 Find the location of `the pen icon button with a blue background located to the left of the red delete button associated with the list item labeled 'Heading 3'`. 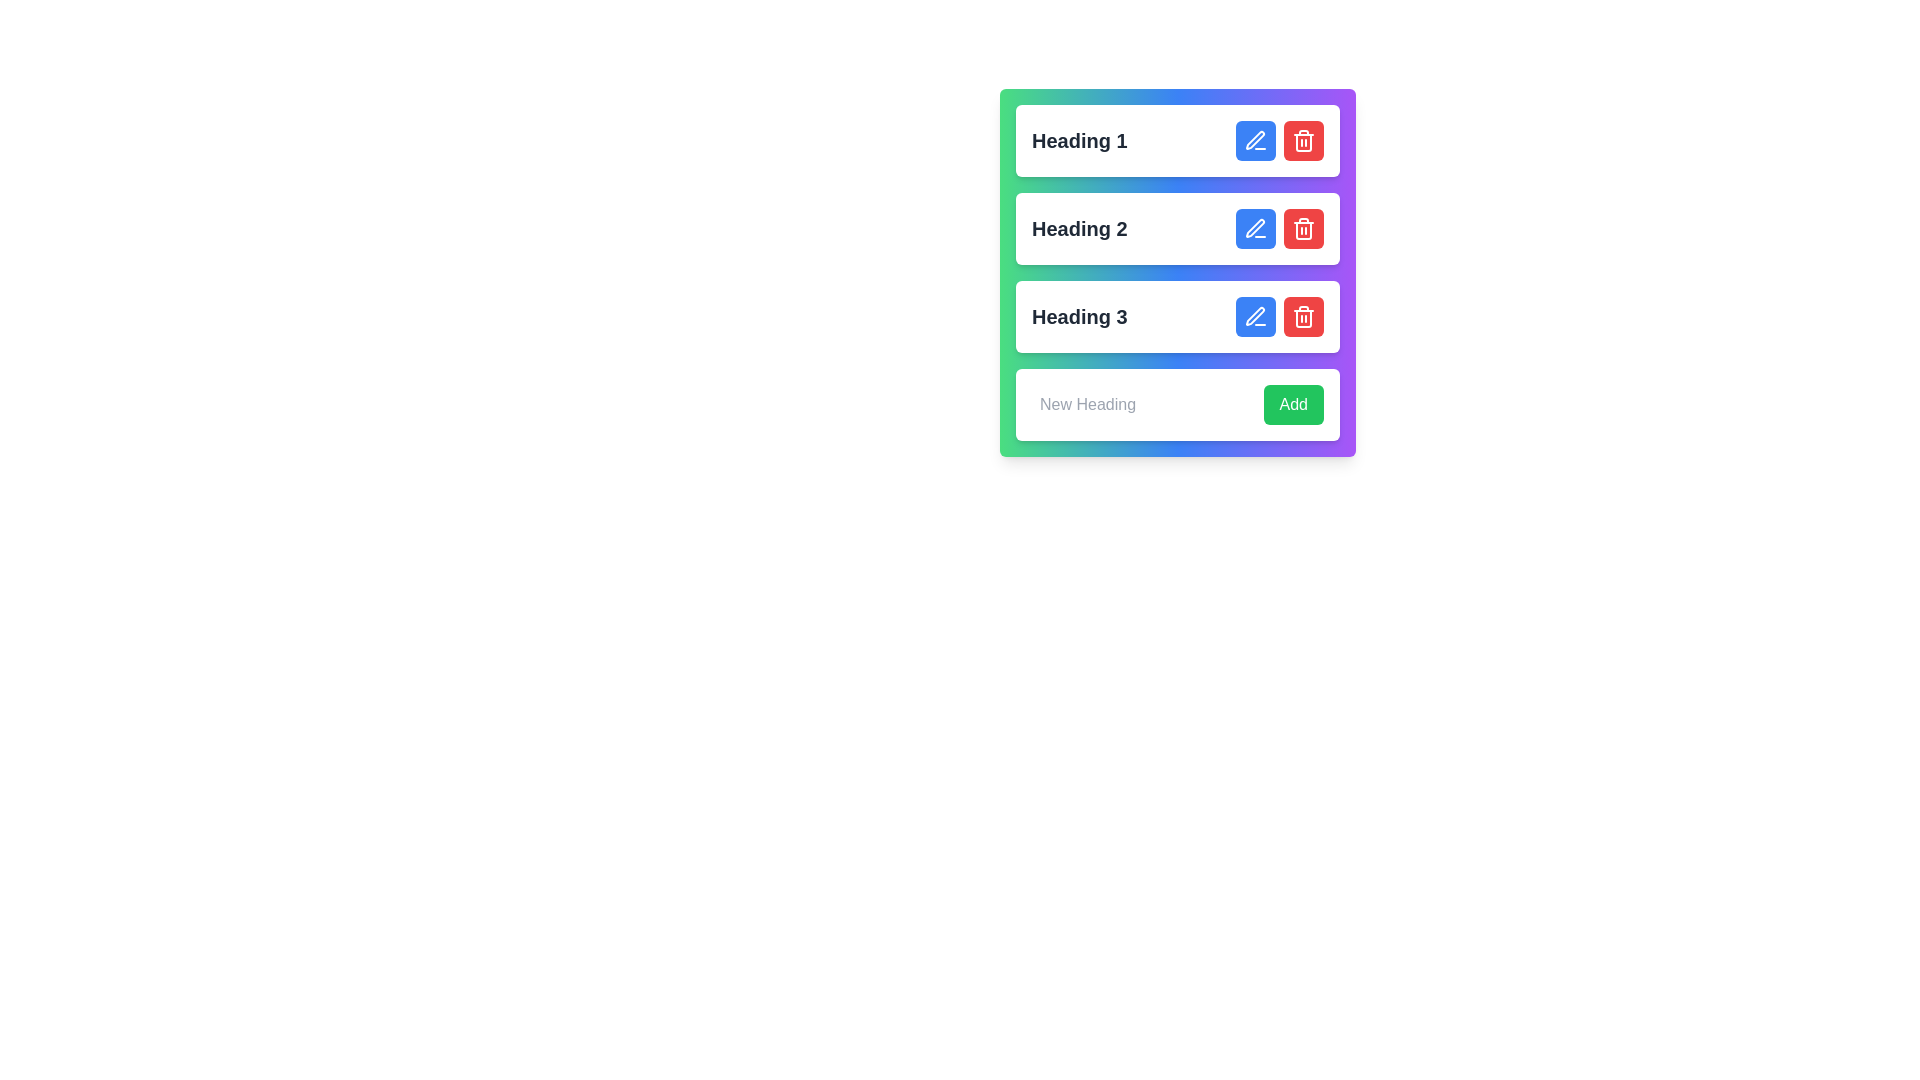

the pen icon button with a blue background located to the left of the red delete button associated with the list item labeled 'Heading 3' is located at coordinates (1253, 315).